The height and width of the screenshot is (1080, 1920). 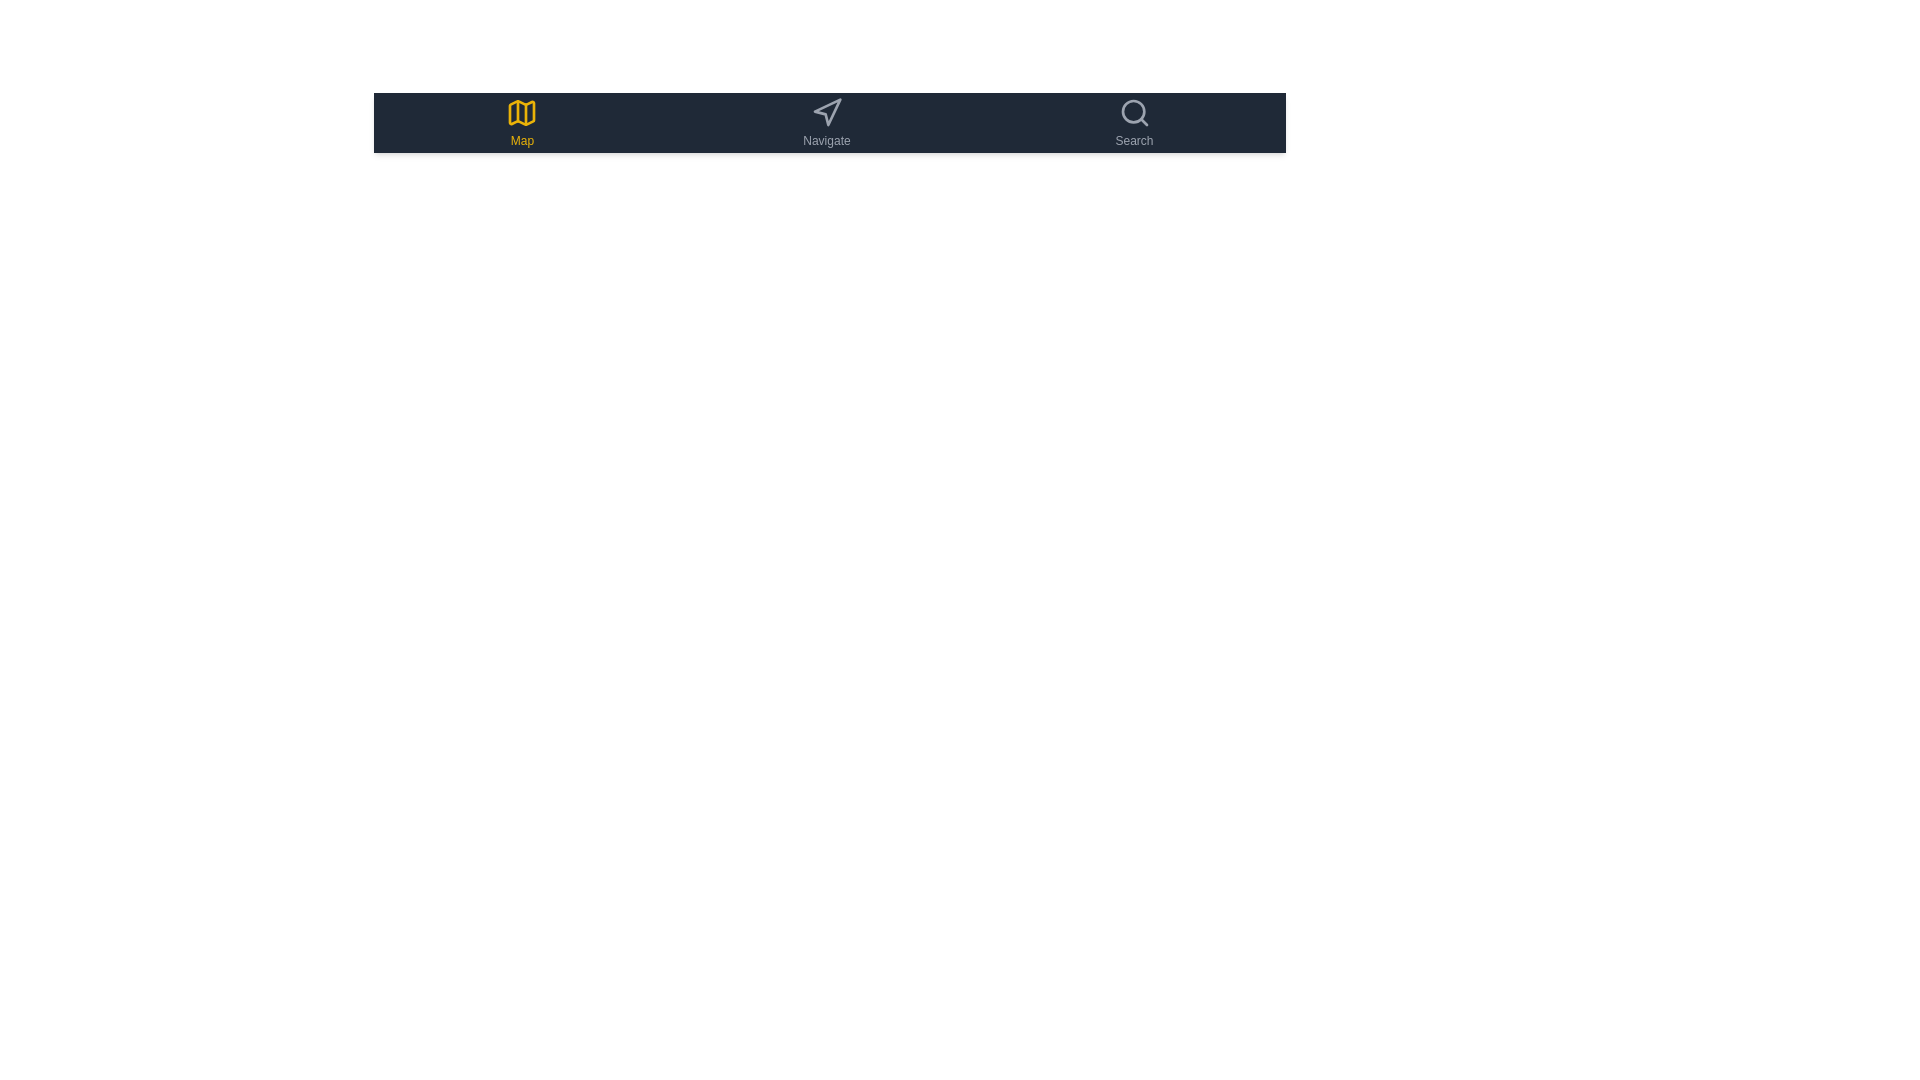 I want to click on the second vector icon from the left in the toolbar, so click(x=827, y=112).